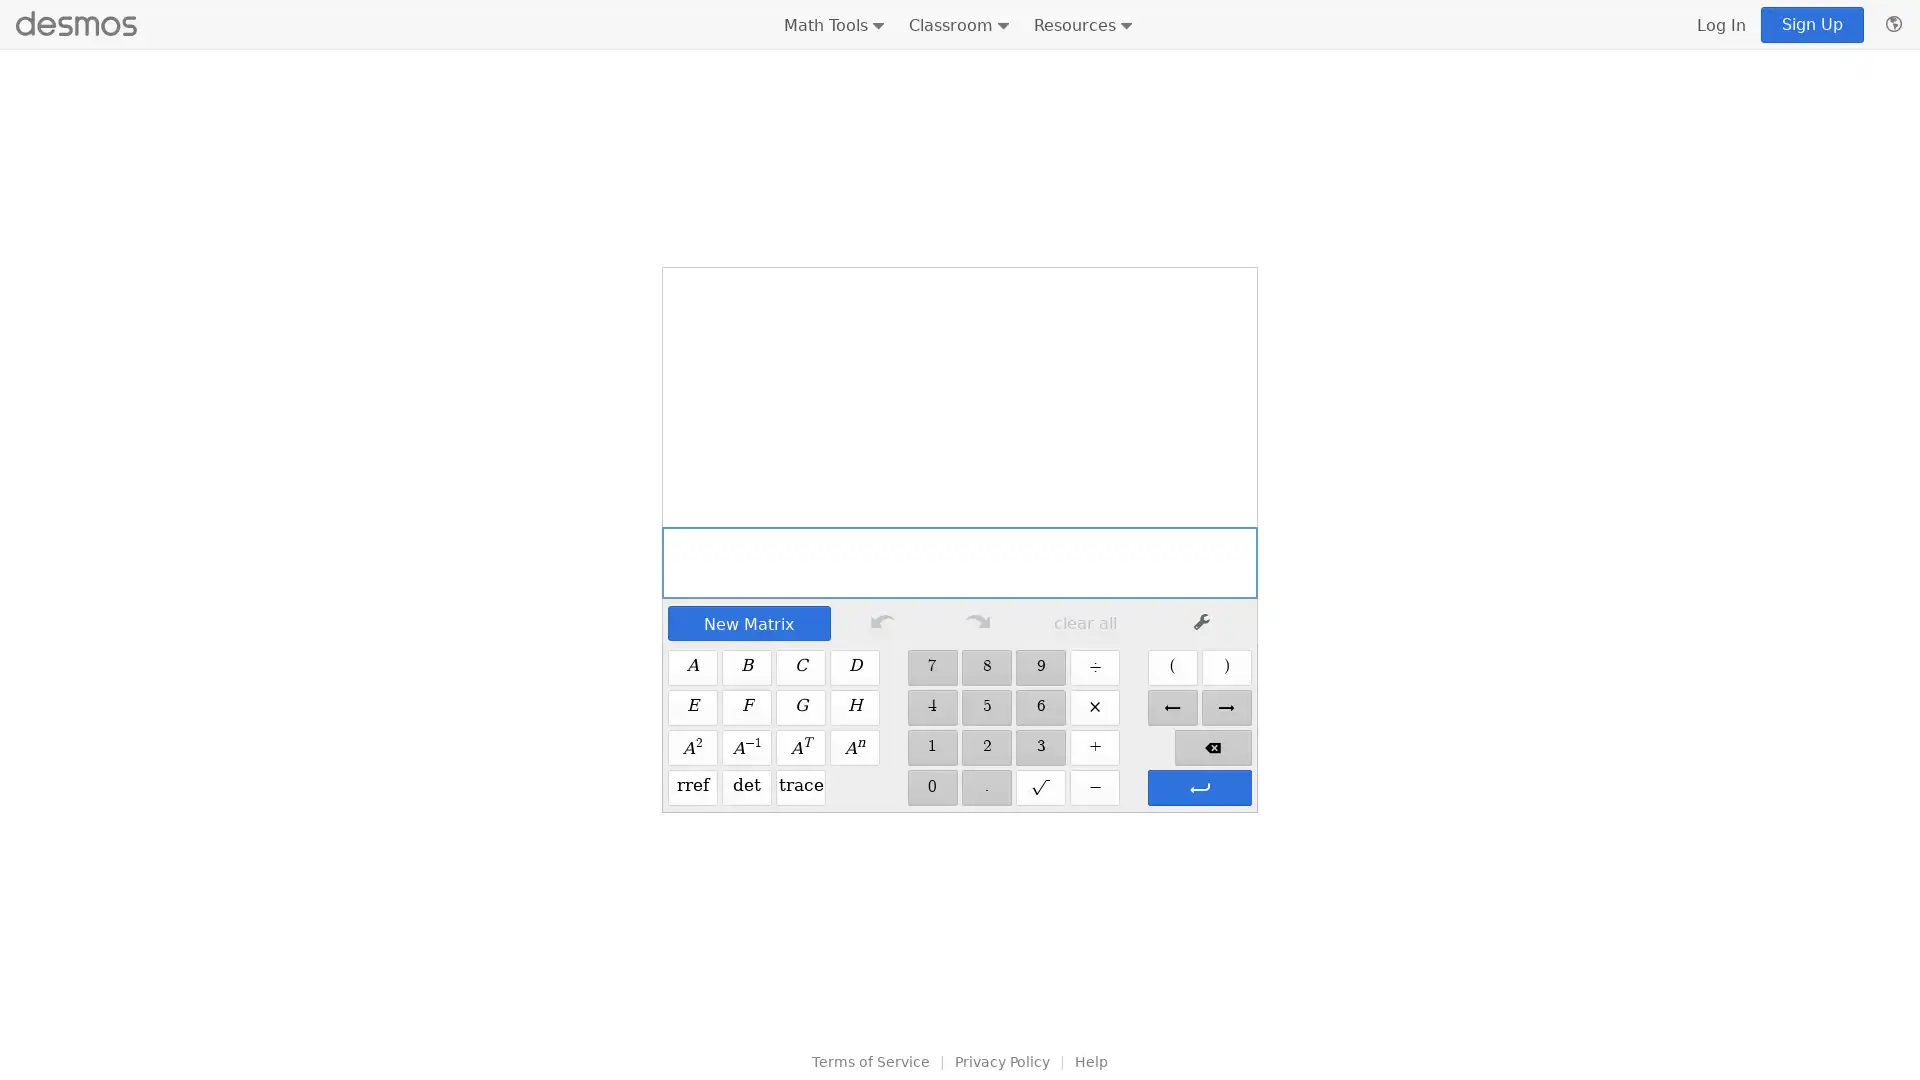 The width and height of the screenshot is (1920, 1080). Describe the element at coordinates (1084, 622) in the screenshot. I see `clear all` at that location.